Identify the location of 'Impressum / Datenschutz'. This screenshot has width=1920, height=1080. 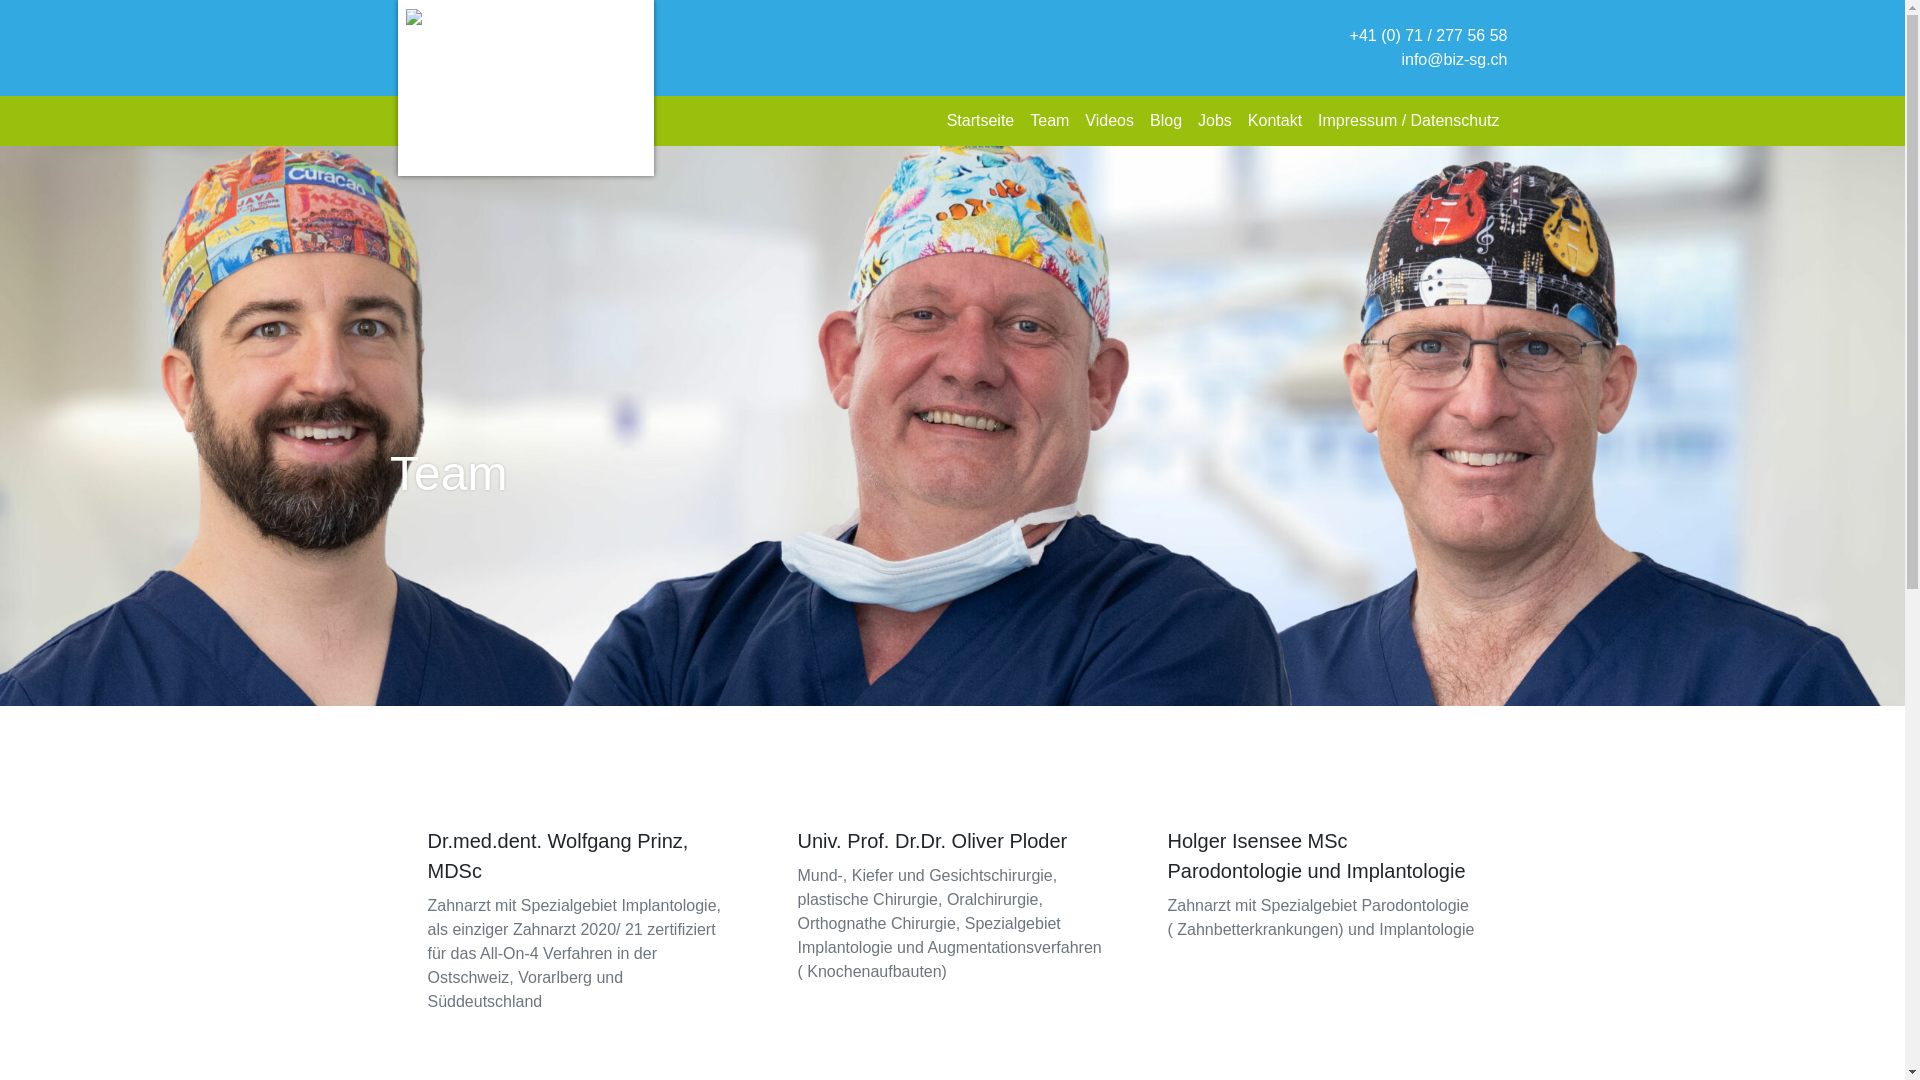
(1407, 120).